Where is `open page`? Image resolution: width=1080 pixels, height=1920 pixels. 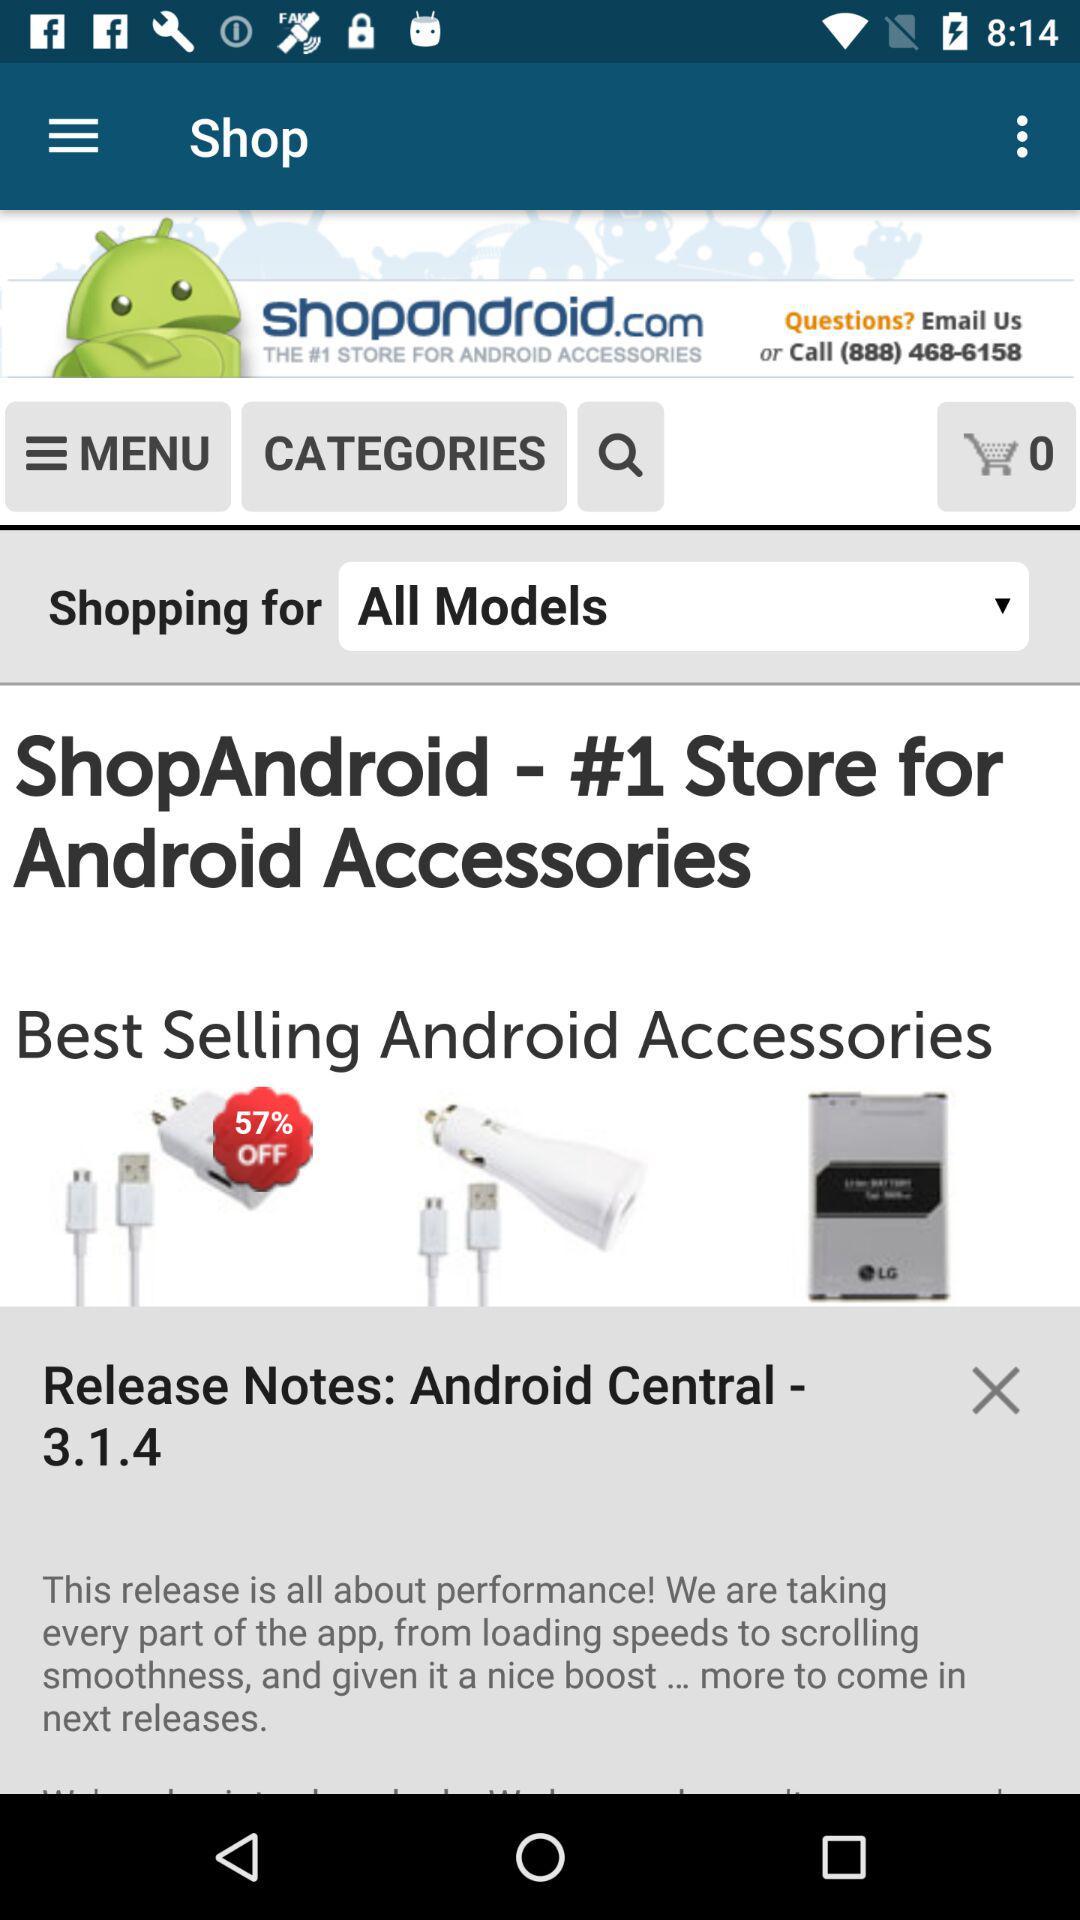 open page is located at coordinates (540, 1002).